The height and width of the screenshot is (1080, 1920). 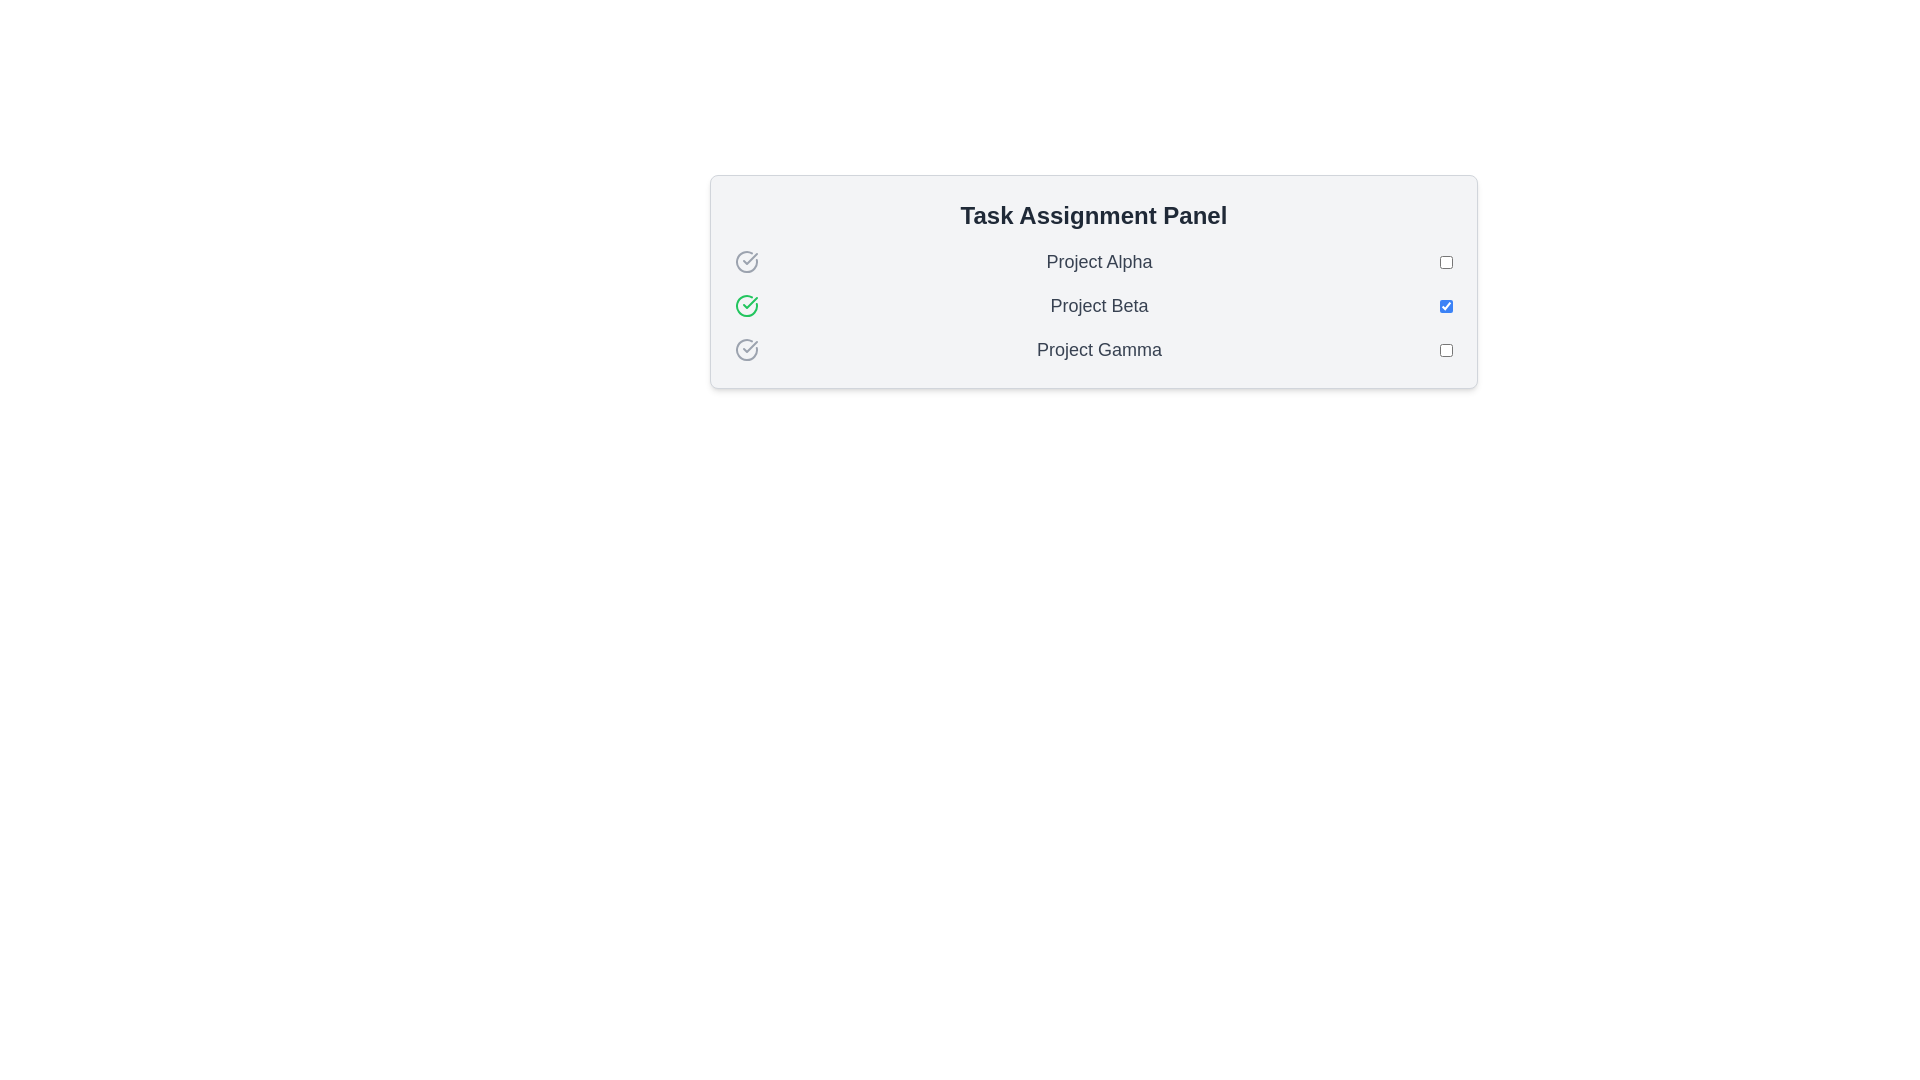 What do you see at coordinates (1446, 305) in the screenshot?
I see `the checkbox beside the text 'Project Beta'` at bounding box center [1446, 305].